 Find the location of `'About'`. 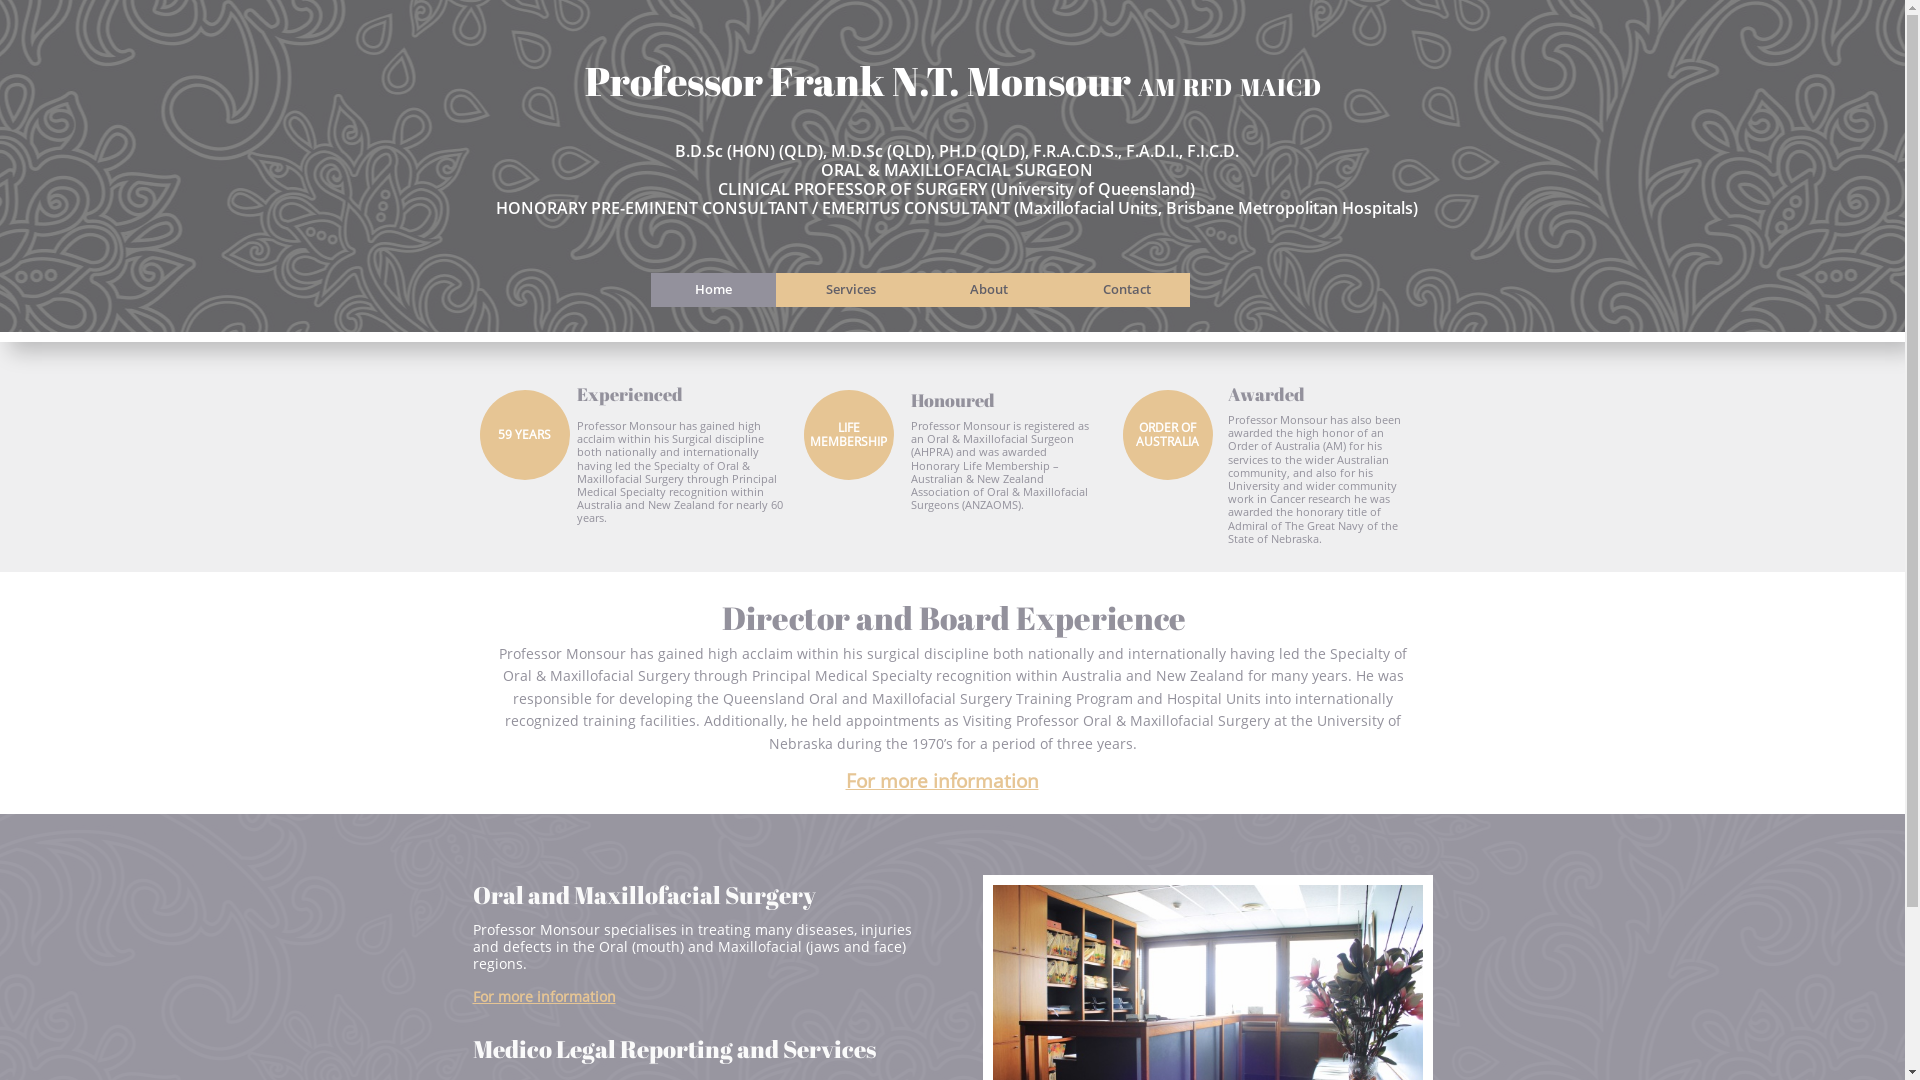

'About' is located at coordinates (988, 289).